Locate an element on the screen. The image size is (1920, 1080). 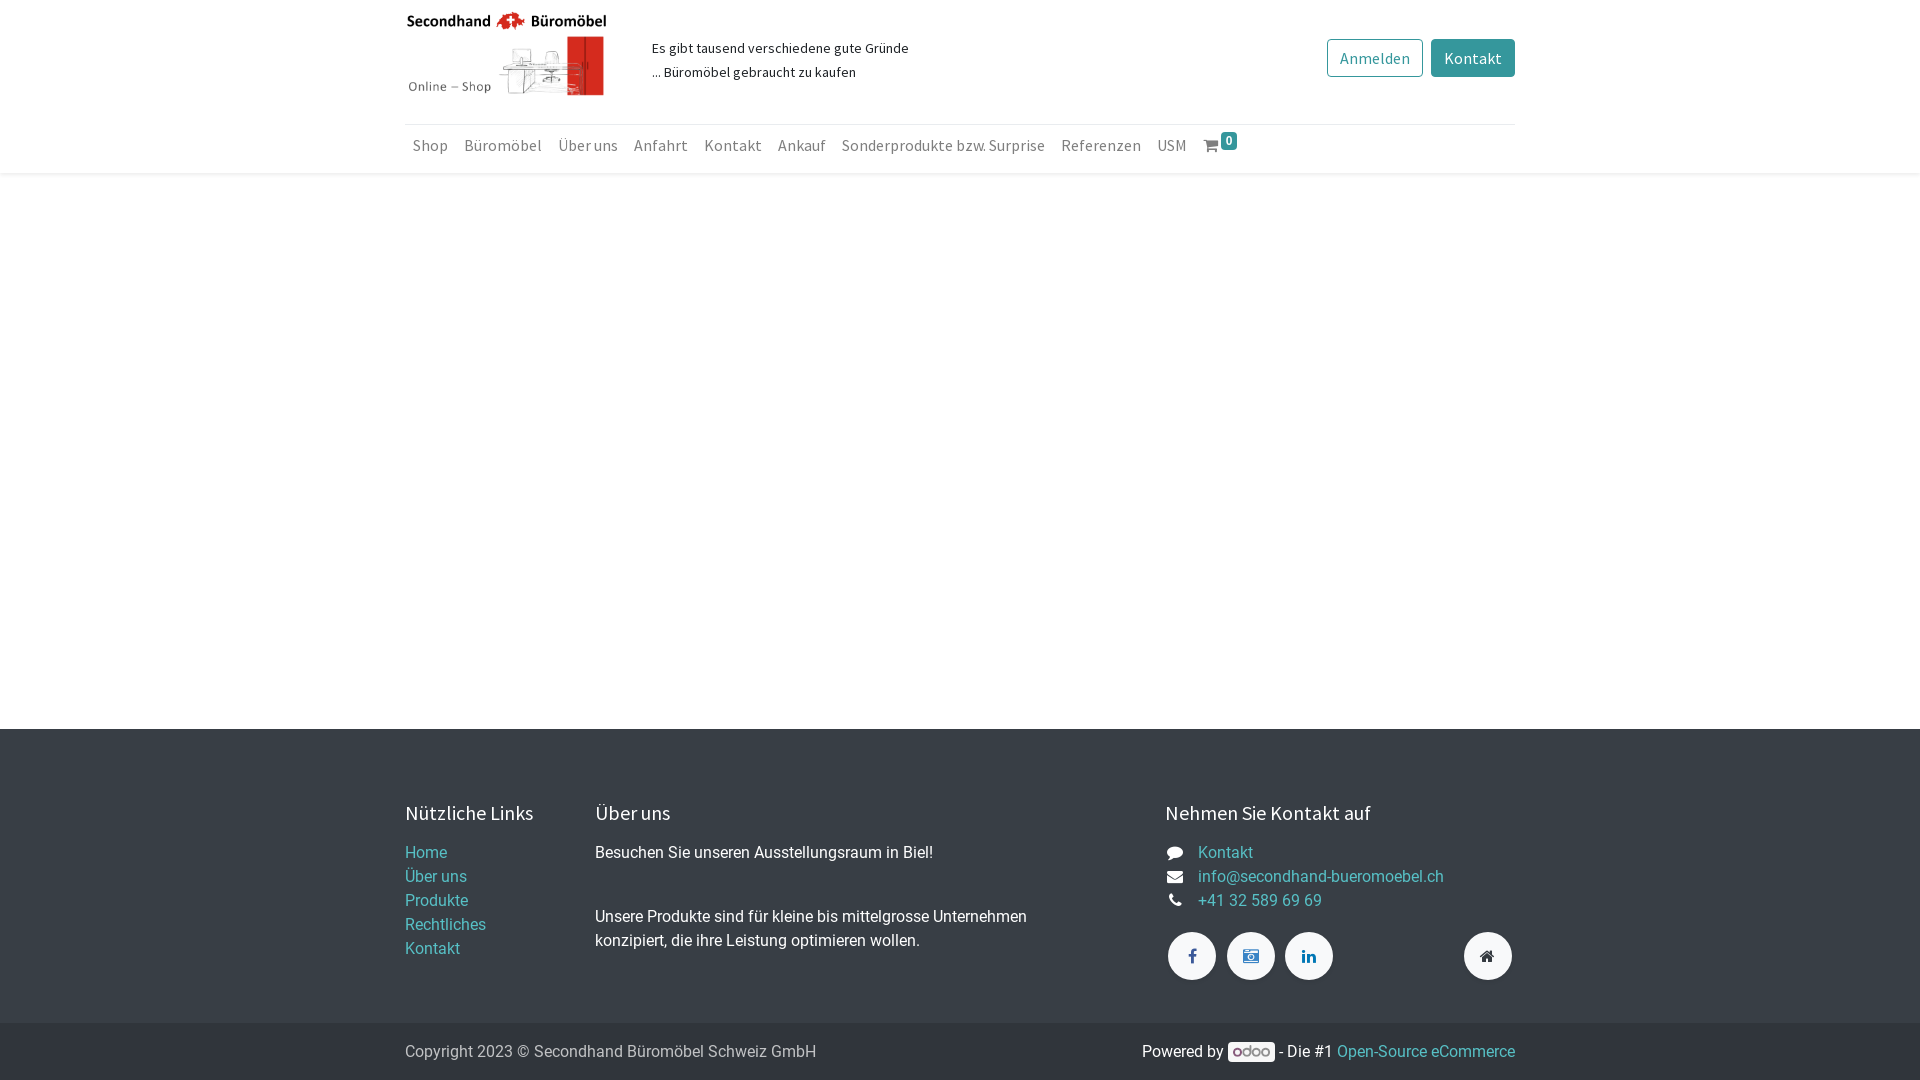
'Kontakt' is located at coordinates (1224, 852).